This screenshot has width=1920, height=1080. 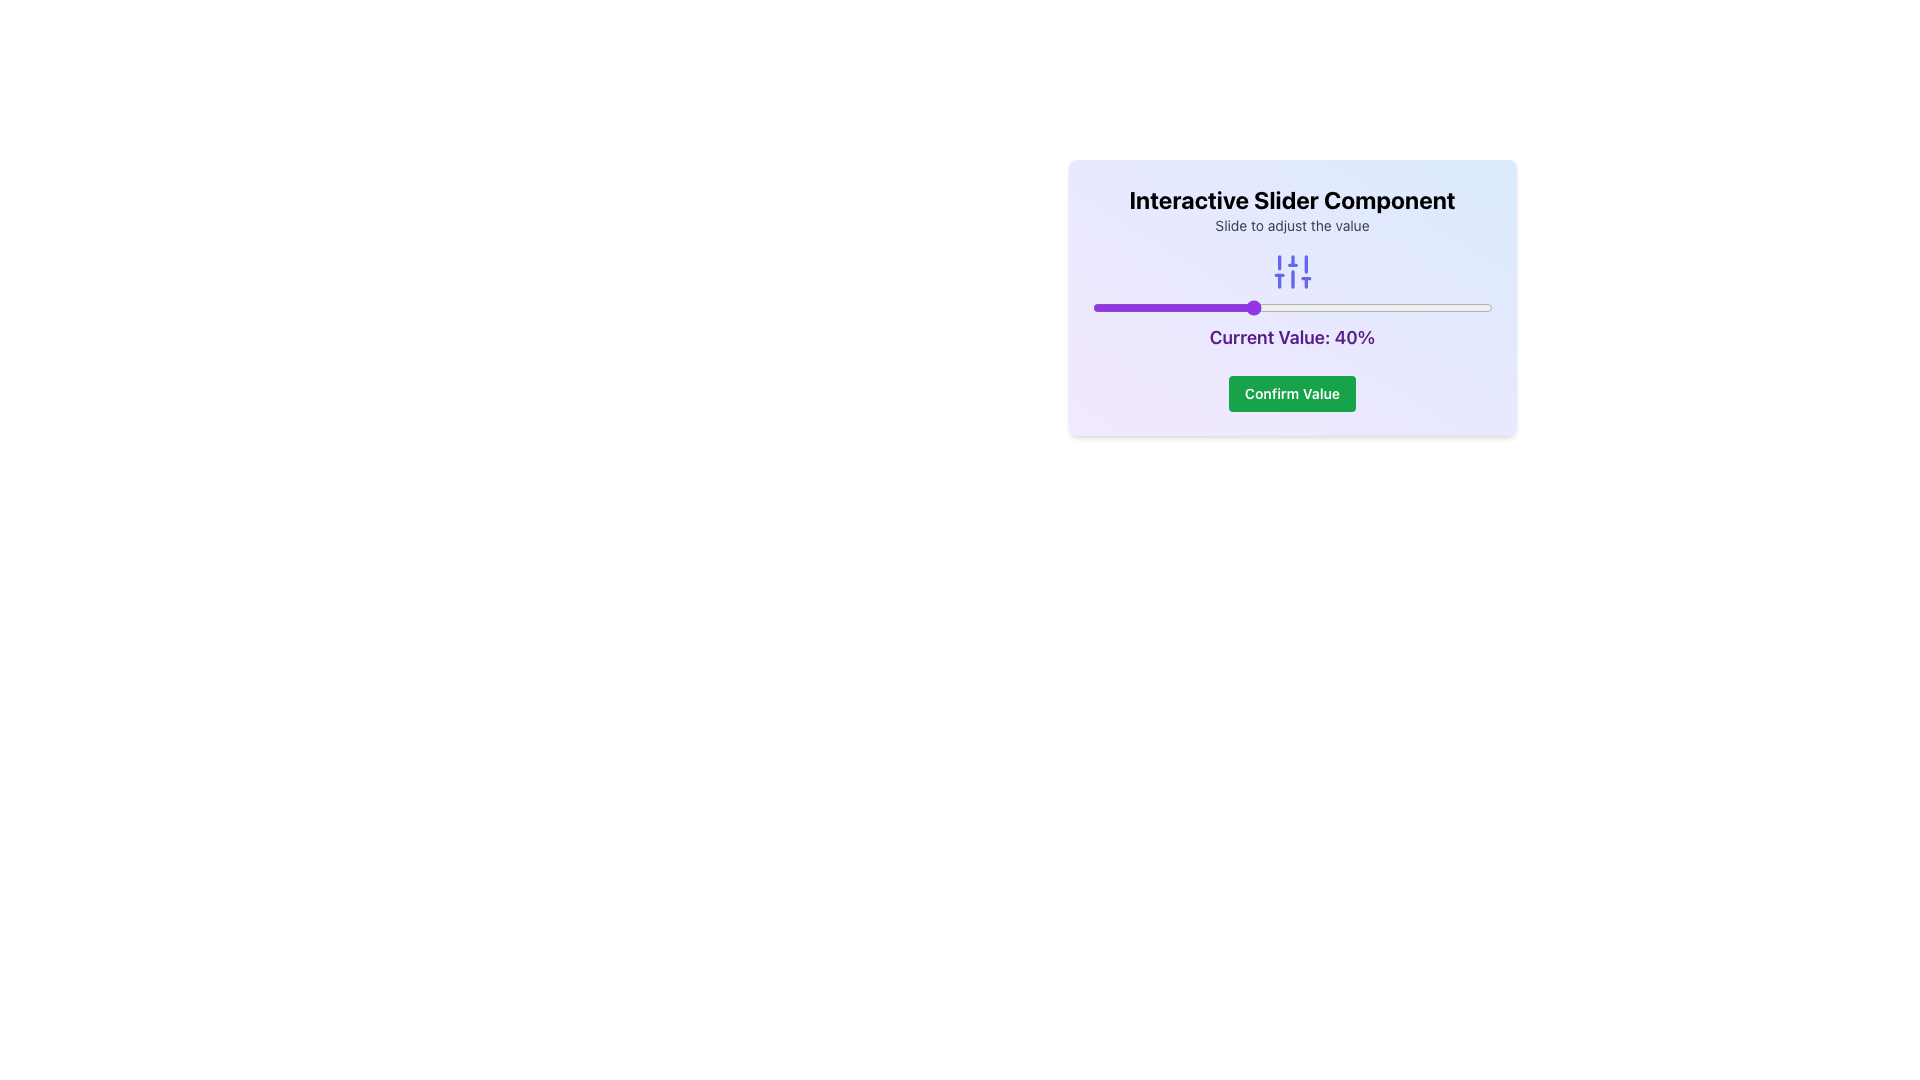 I want to click on the handle of the range slider that allows users to select a value from 0 to 100, positioned above the label 'Current Value: 40%', so click(x=1292, y=308).